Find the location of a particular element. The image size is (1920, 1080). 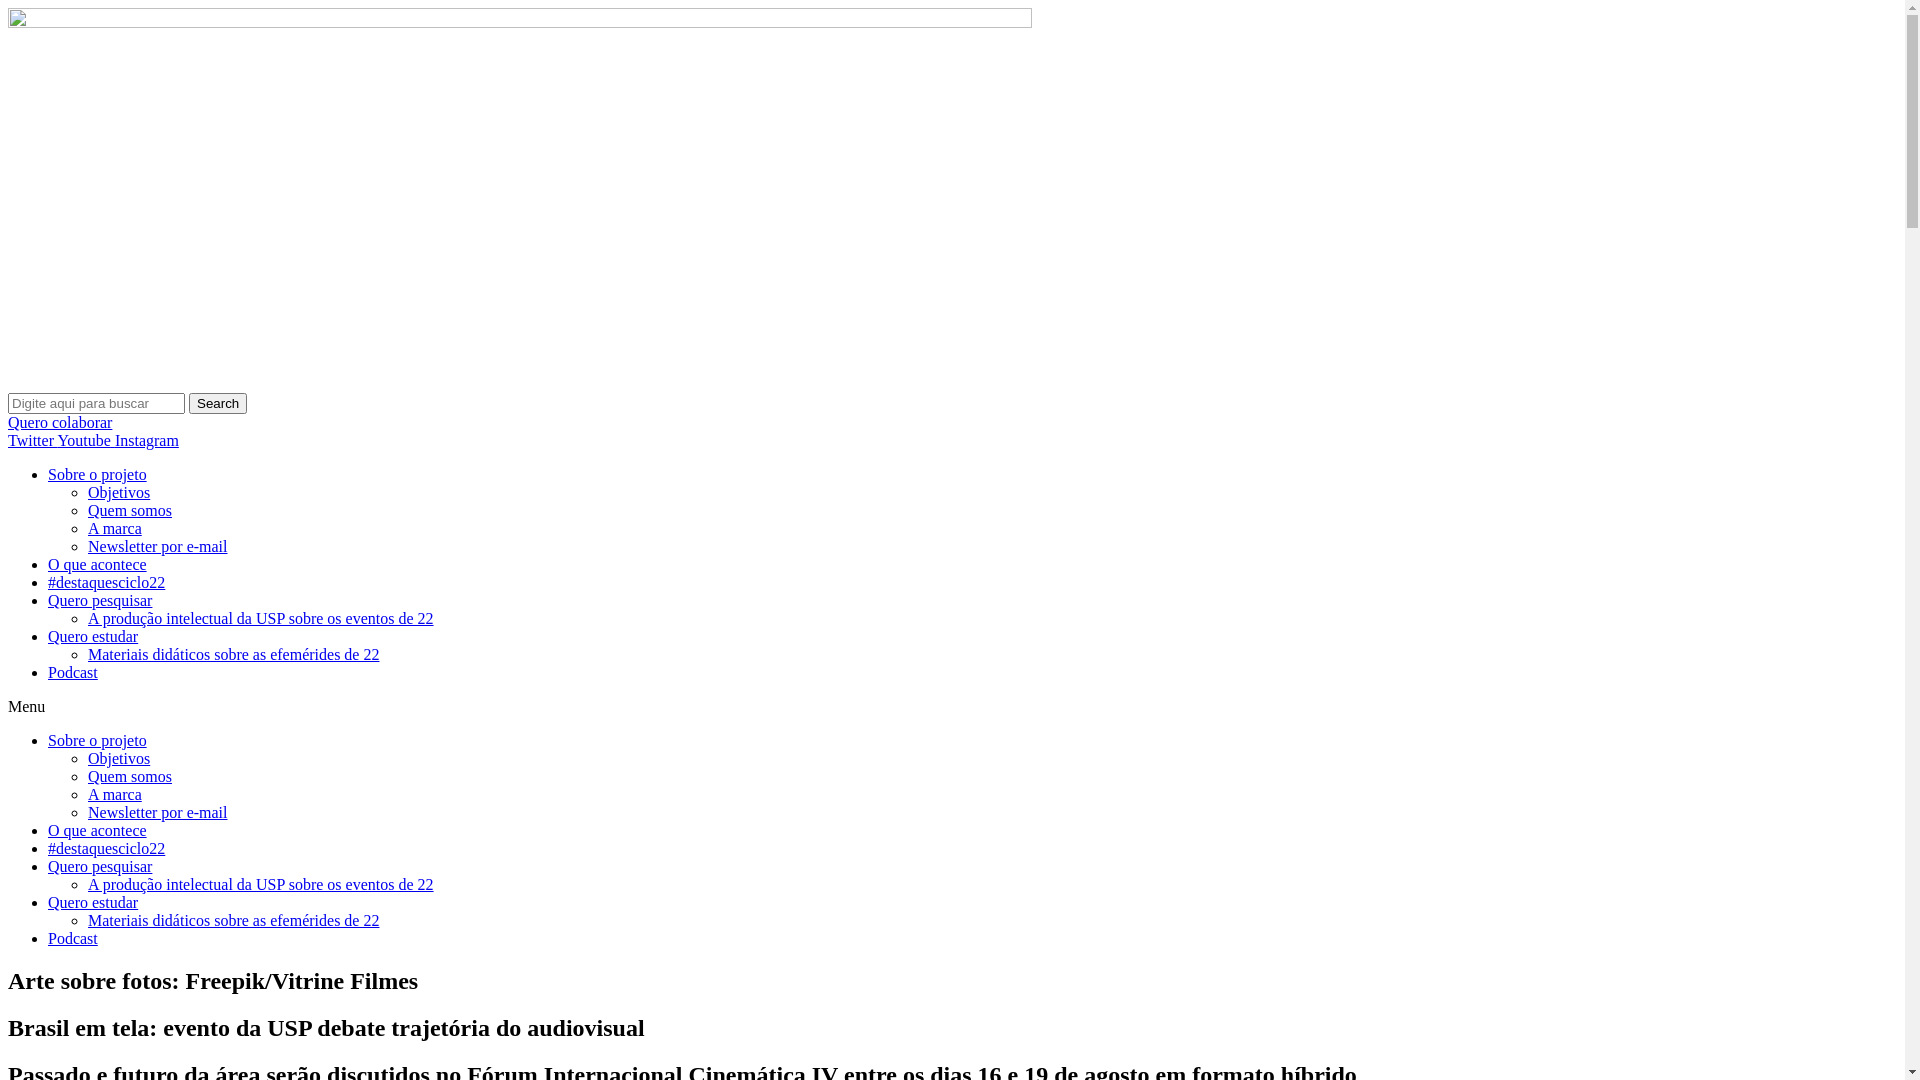

'Search' is located at coordinates (95, 403).